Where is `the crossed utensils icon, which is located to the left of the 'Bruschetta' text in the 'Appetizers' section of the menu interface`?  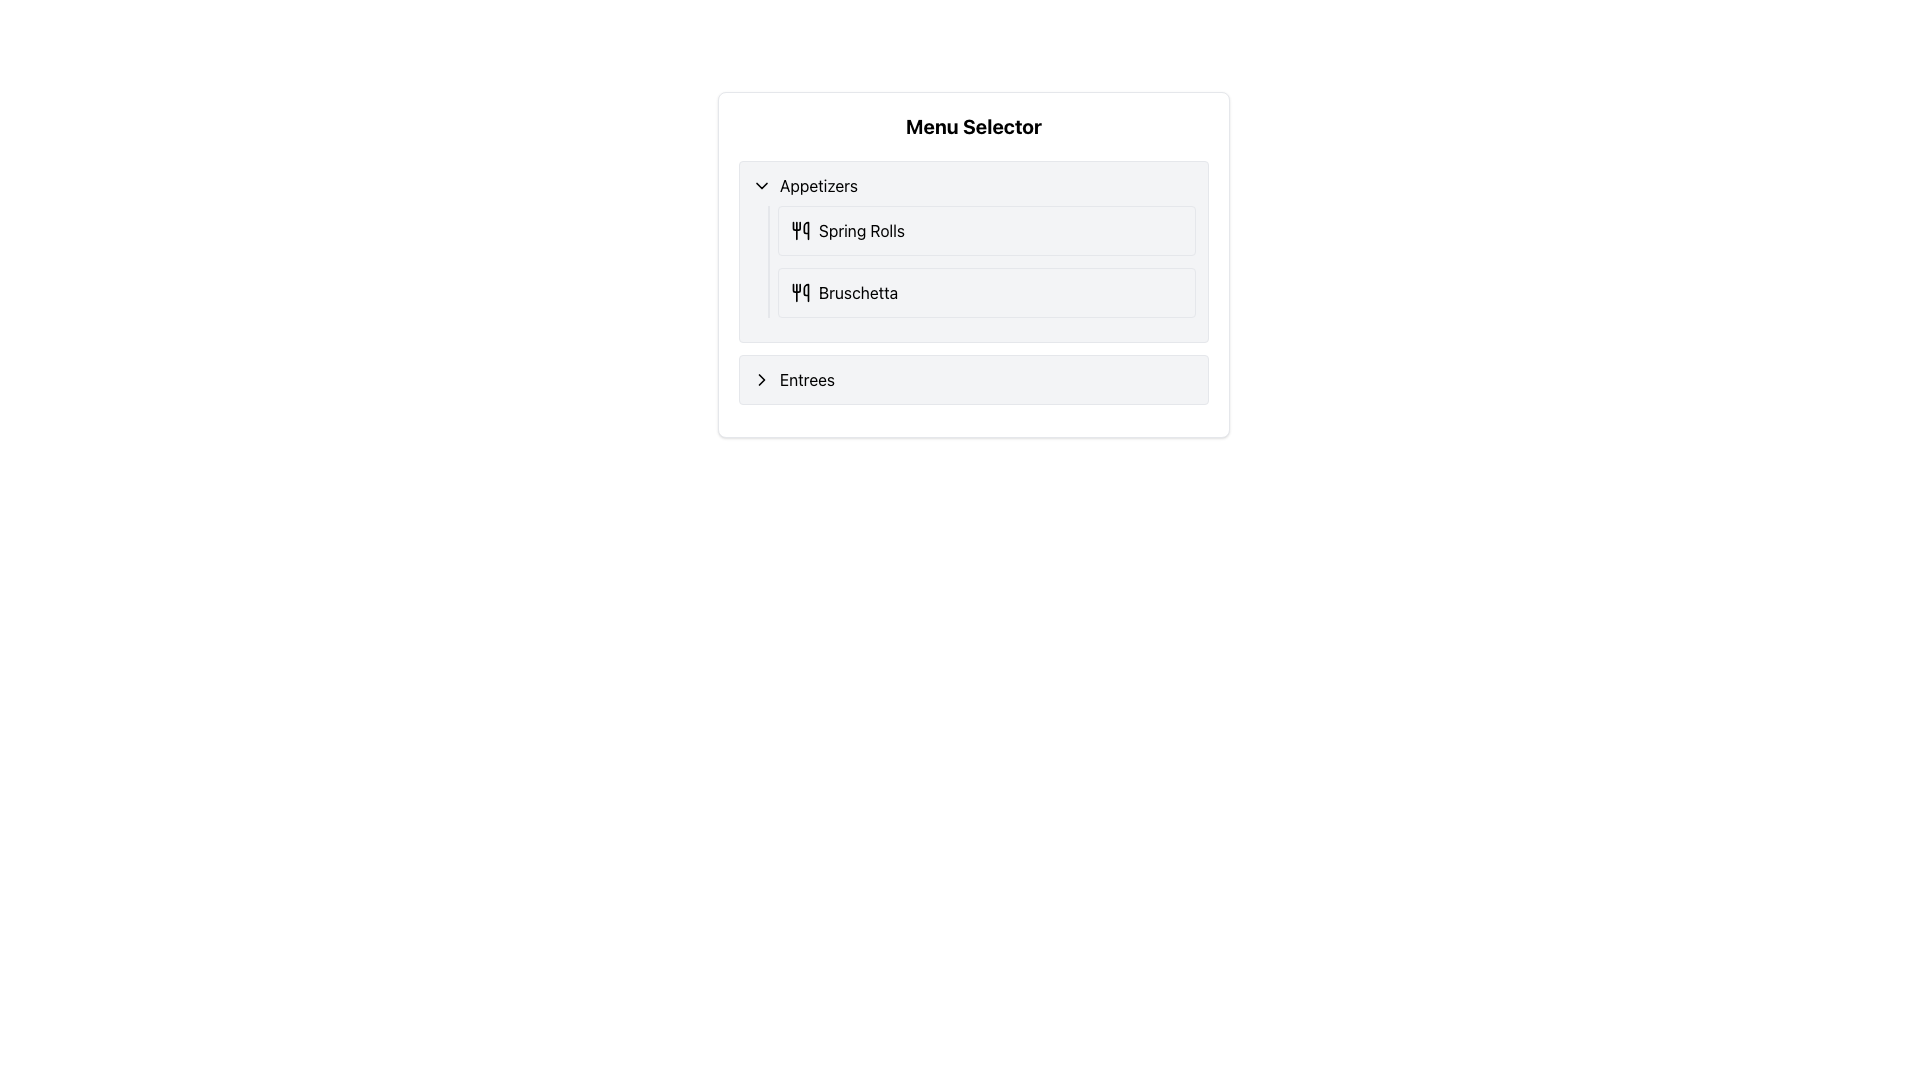 the crossed utensils icon, which is located to the left of the 'Bruschetta' text in the 'Appetizers' section of the menu interface is located at coordinates (801, 293).